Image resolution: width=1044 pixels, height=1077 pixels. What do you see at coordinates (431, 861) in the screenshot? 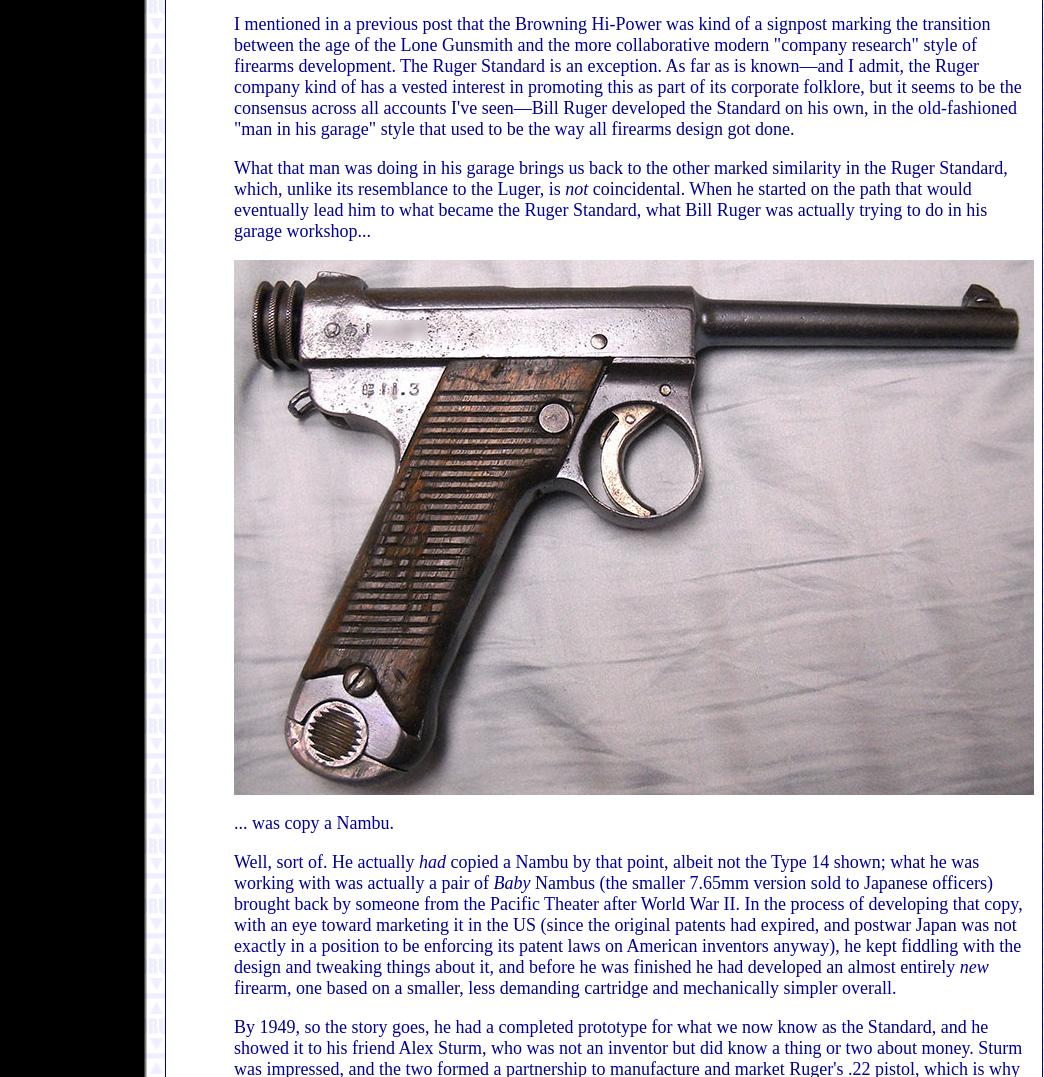
I see `'had'` at bounding box center [431, 861].